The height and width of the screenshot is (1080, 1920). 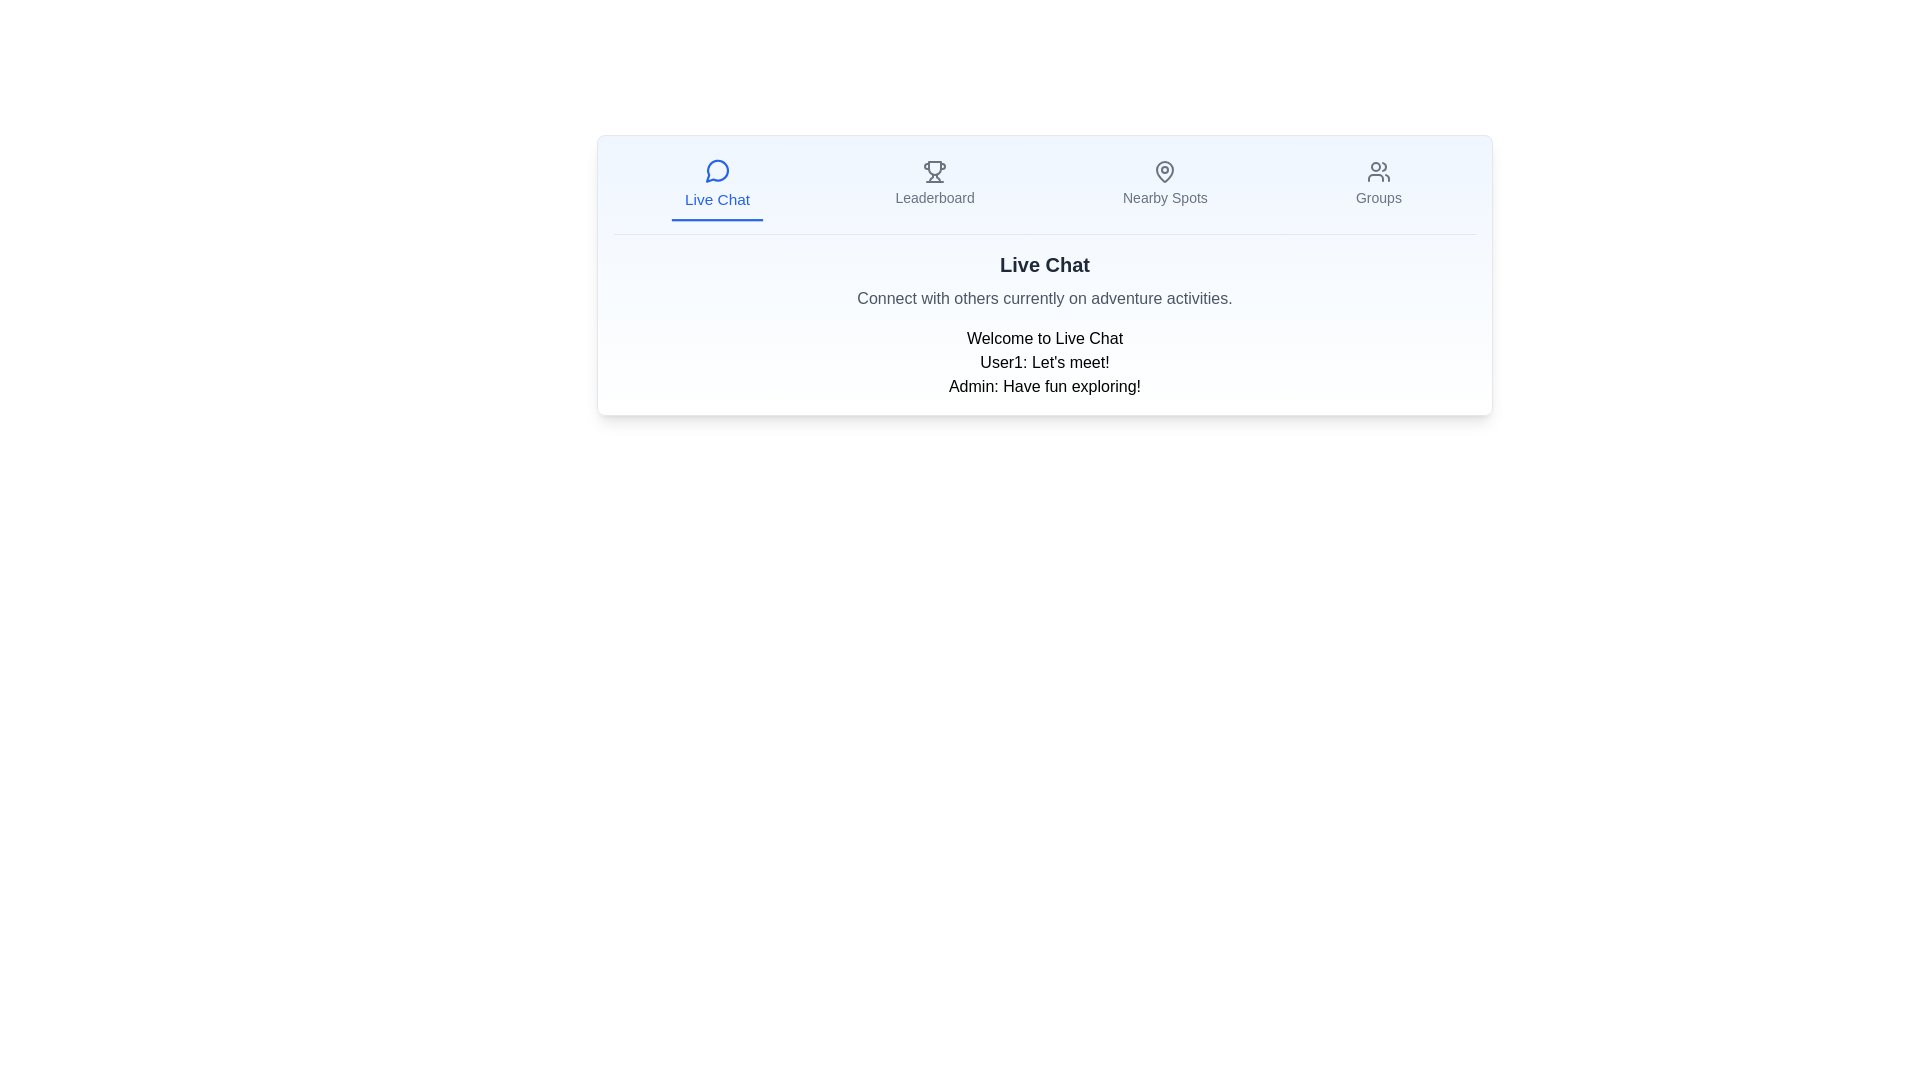 What do you see at coordinates (1377, 185) in the screenshot?
I see `the 'Groups' button in the navigation bar, which features an icon of multiple users above the text and changes color from gray to blue when hovered` at bounding box center [1377, 185].